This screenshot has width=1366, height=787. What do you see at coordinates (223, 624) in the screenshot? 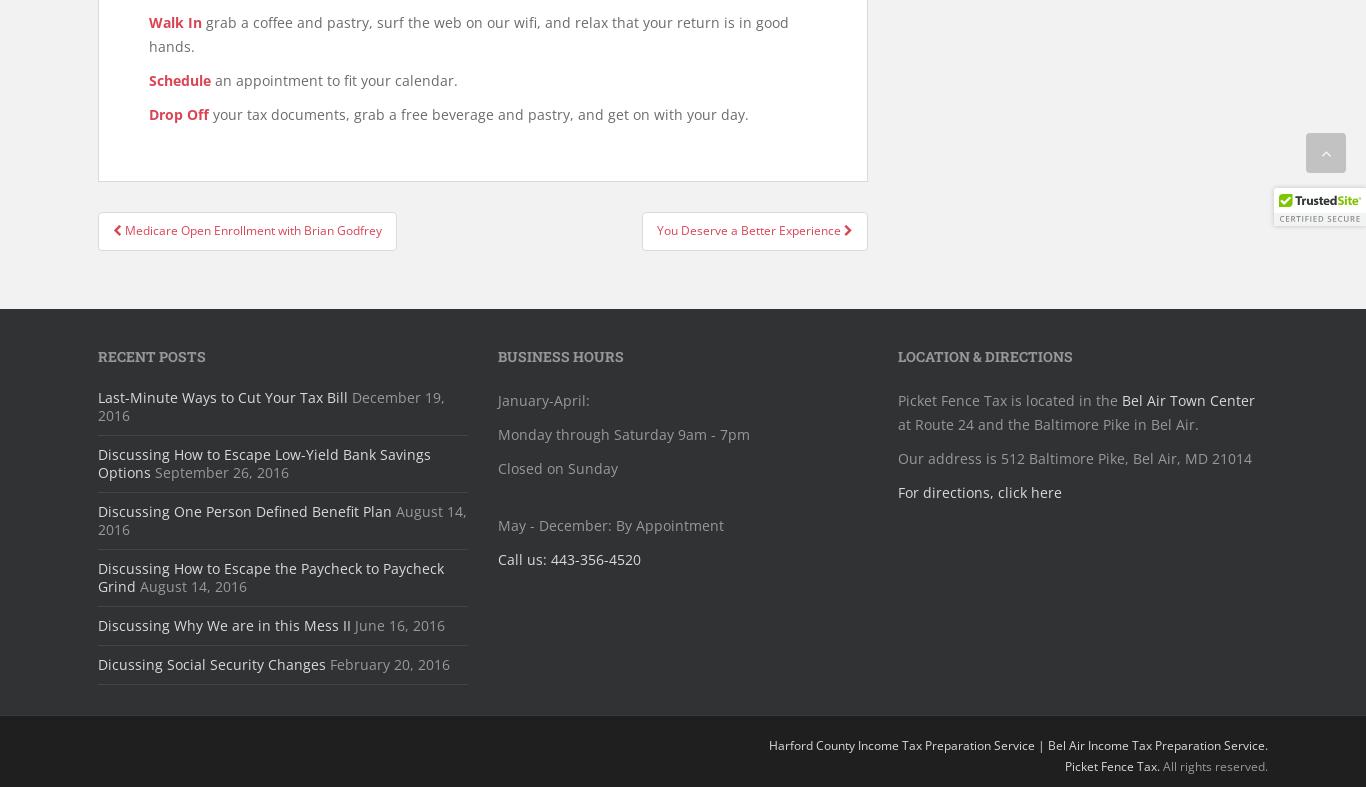
I see `'Discussing Why We are in this Mess II'` at bounding box center [223, 624].